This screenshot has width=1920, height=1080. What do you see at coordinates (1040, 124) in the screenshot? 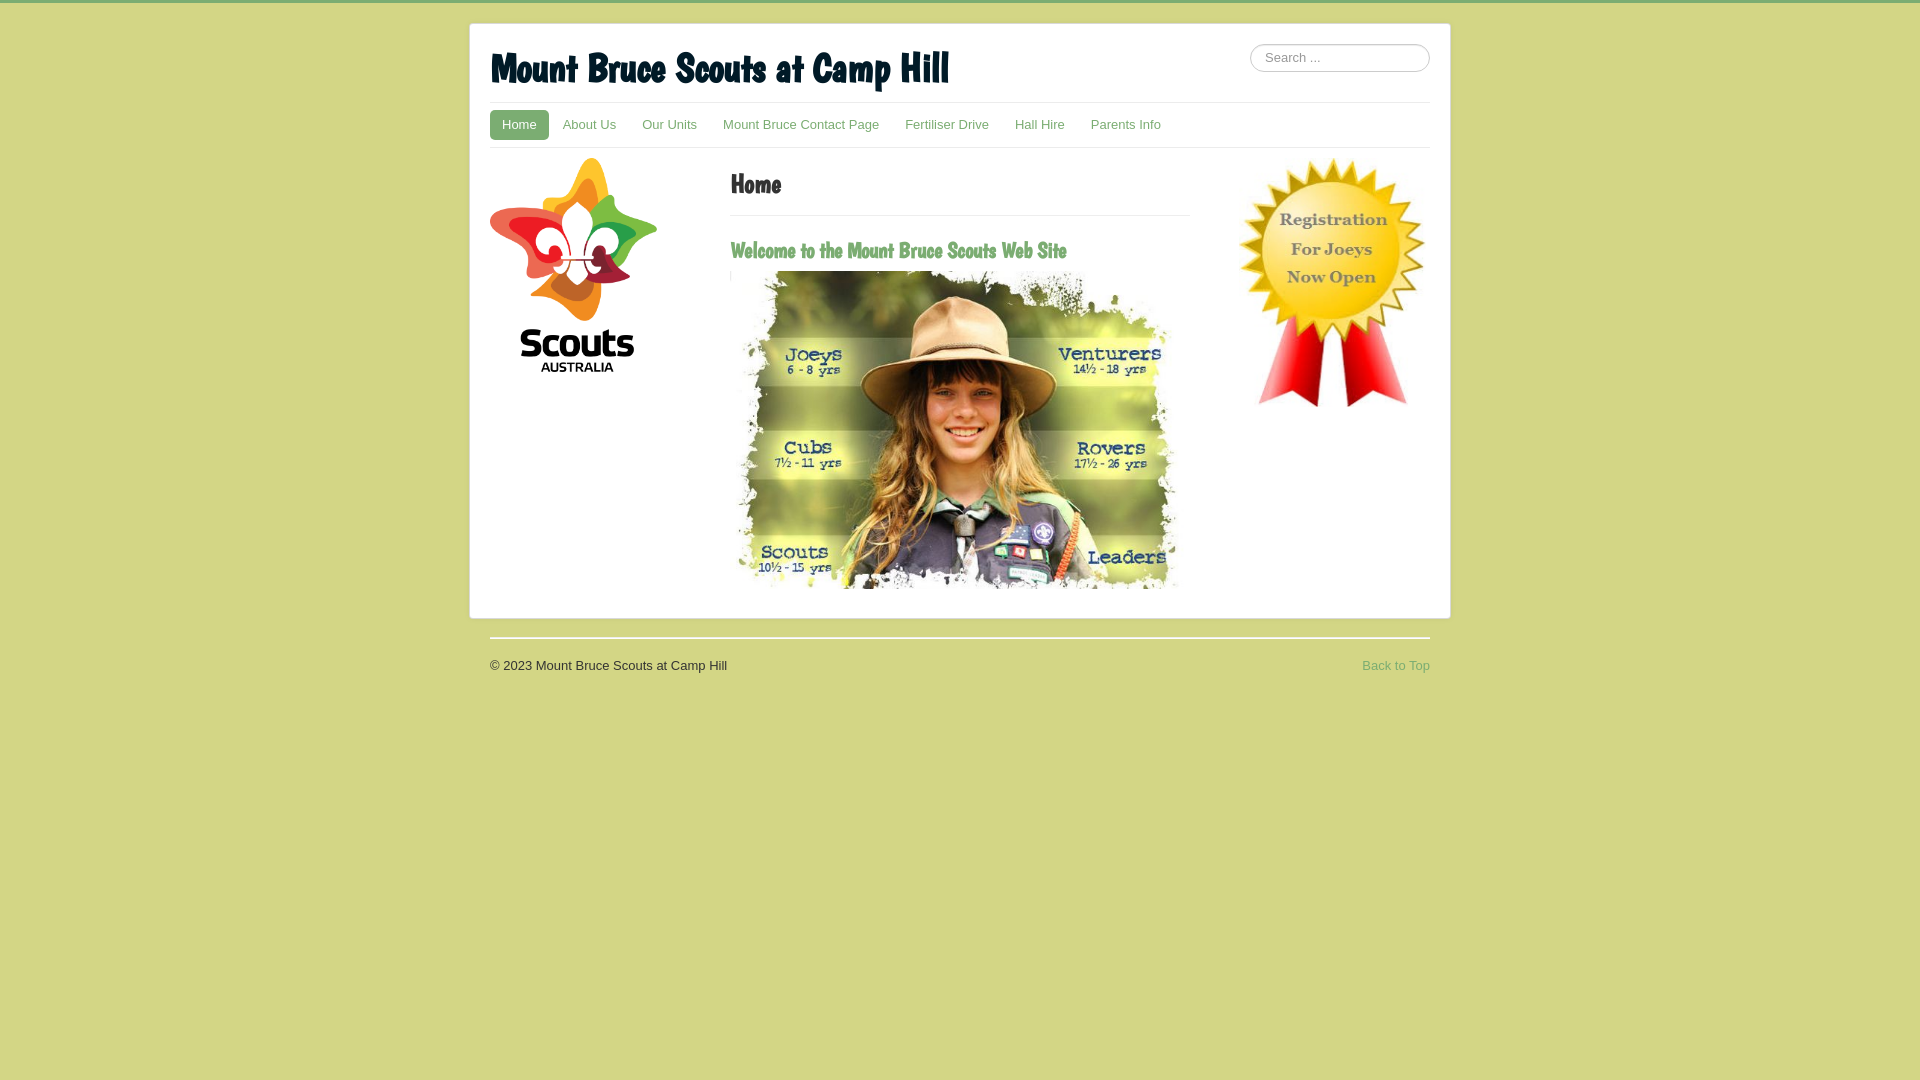
I see `'Hall Hire'` at bounding box center [1040, 124].